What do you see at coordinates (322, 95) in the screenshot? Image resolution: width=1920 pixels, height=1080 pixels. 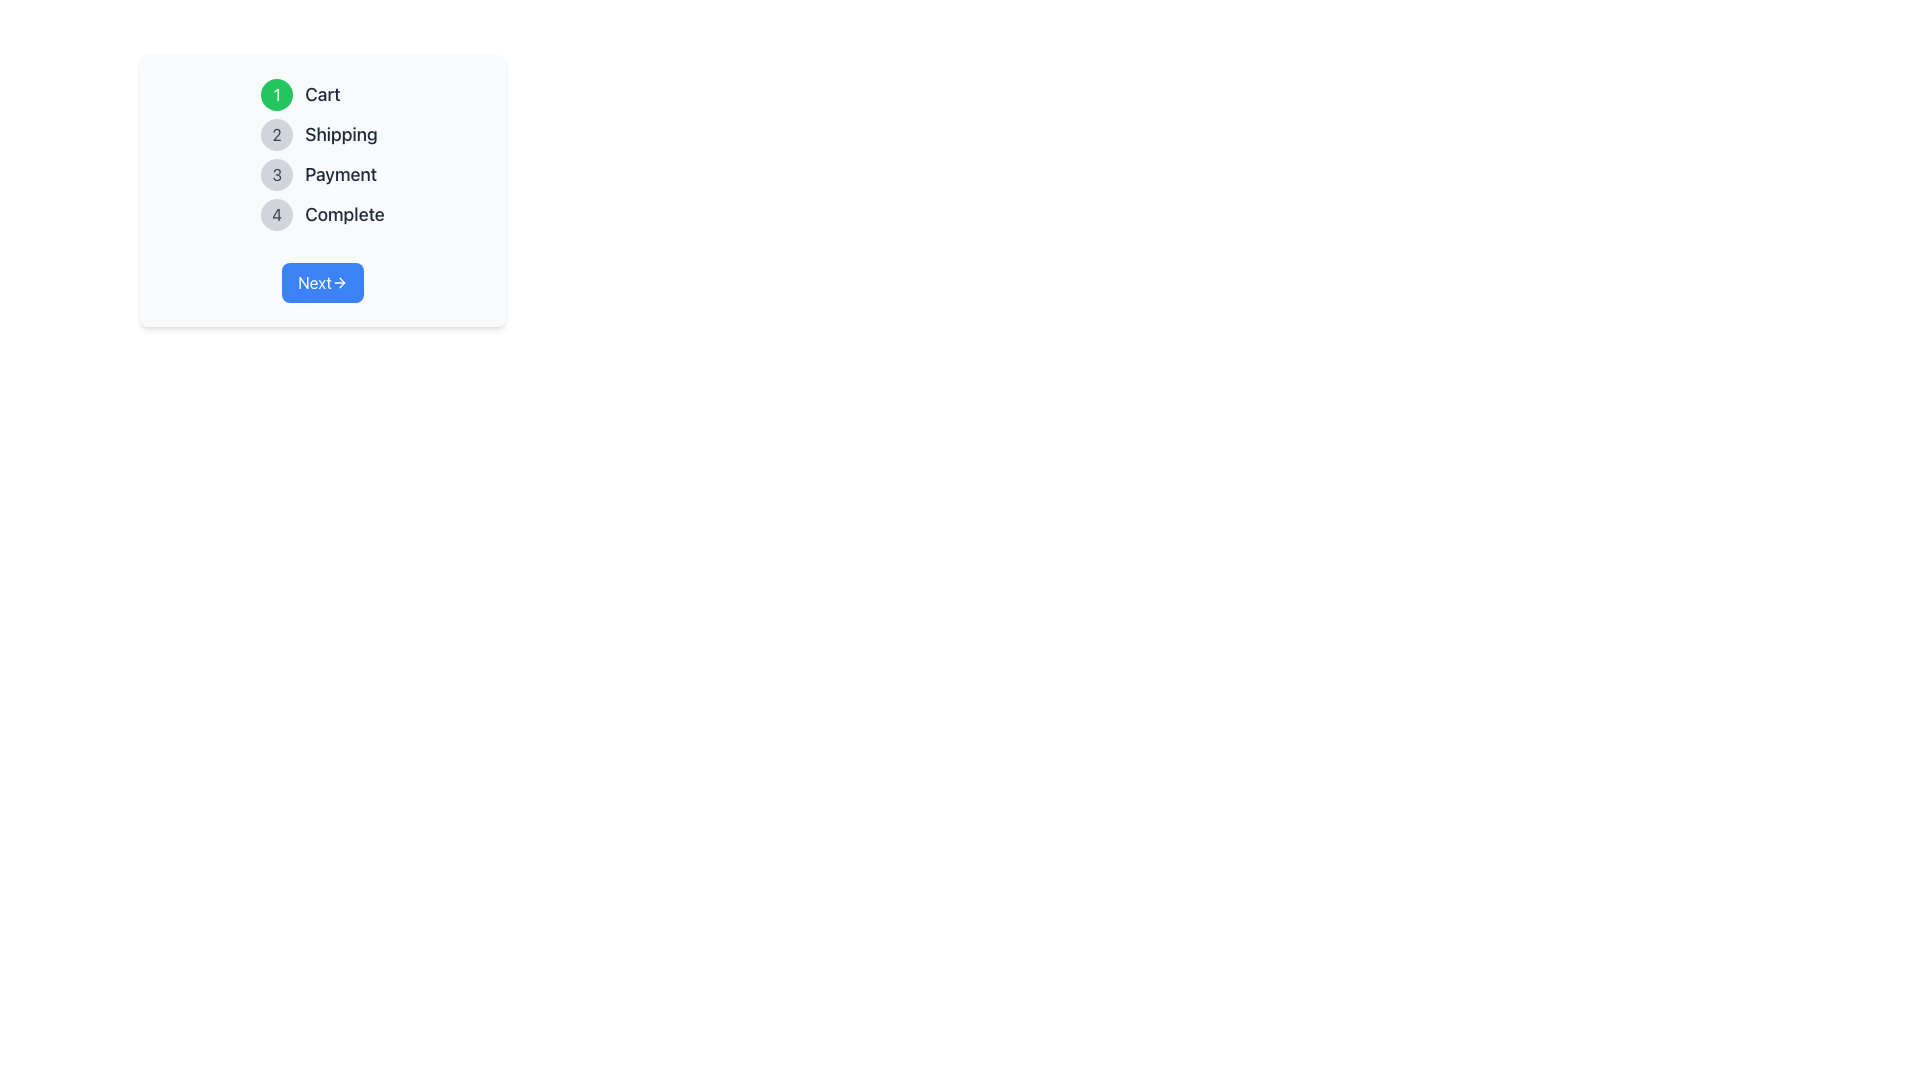 I see `the text label displaying 'Cart' in dark gray, which is located to the right of the green circular icon labeled '1'` at bounding box center [322, 95].